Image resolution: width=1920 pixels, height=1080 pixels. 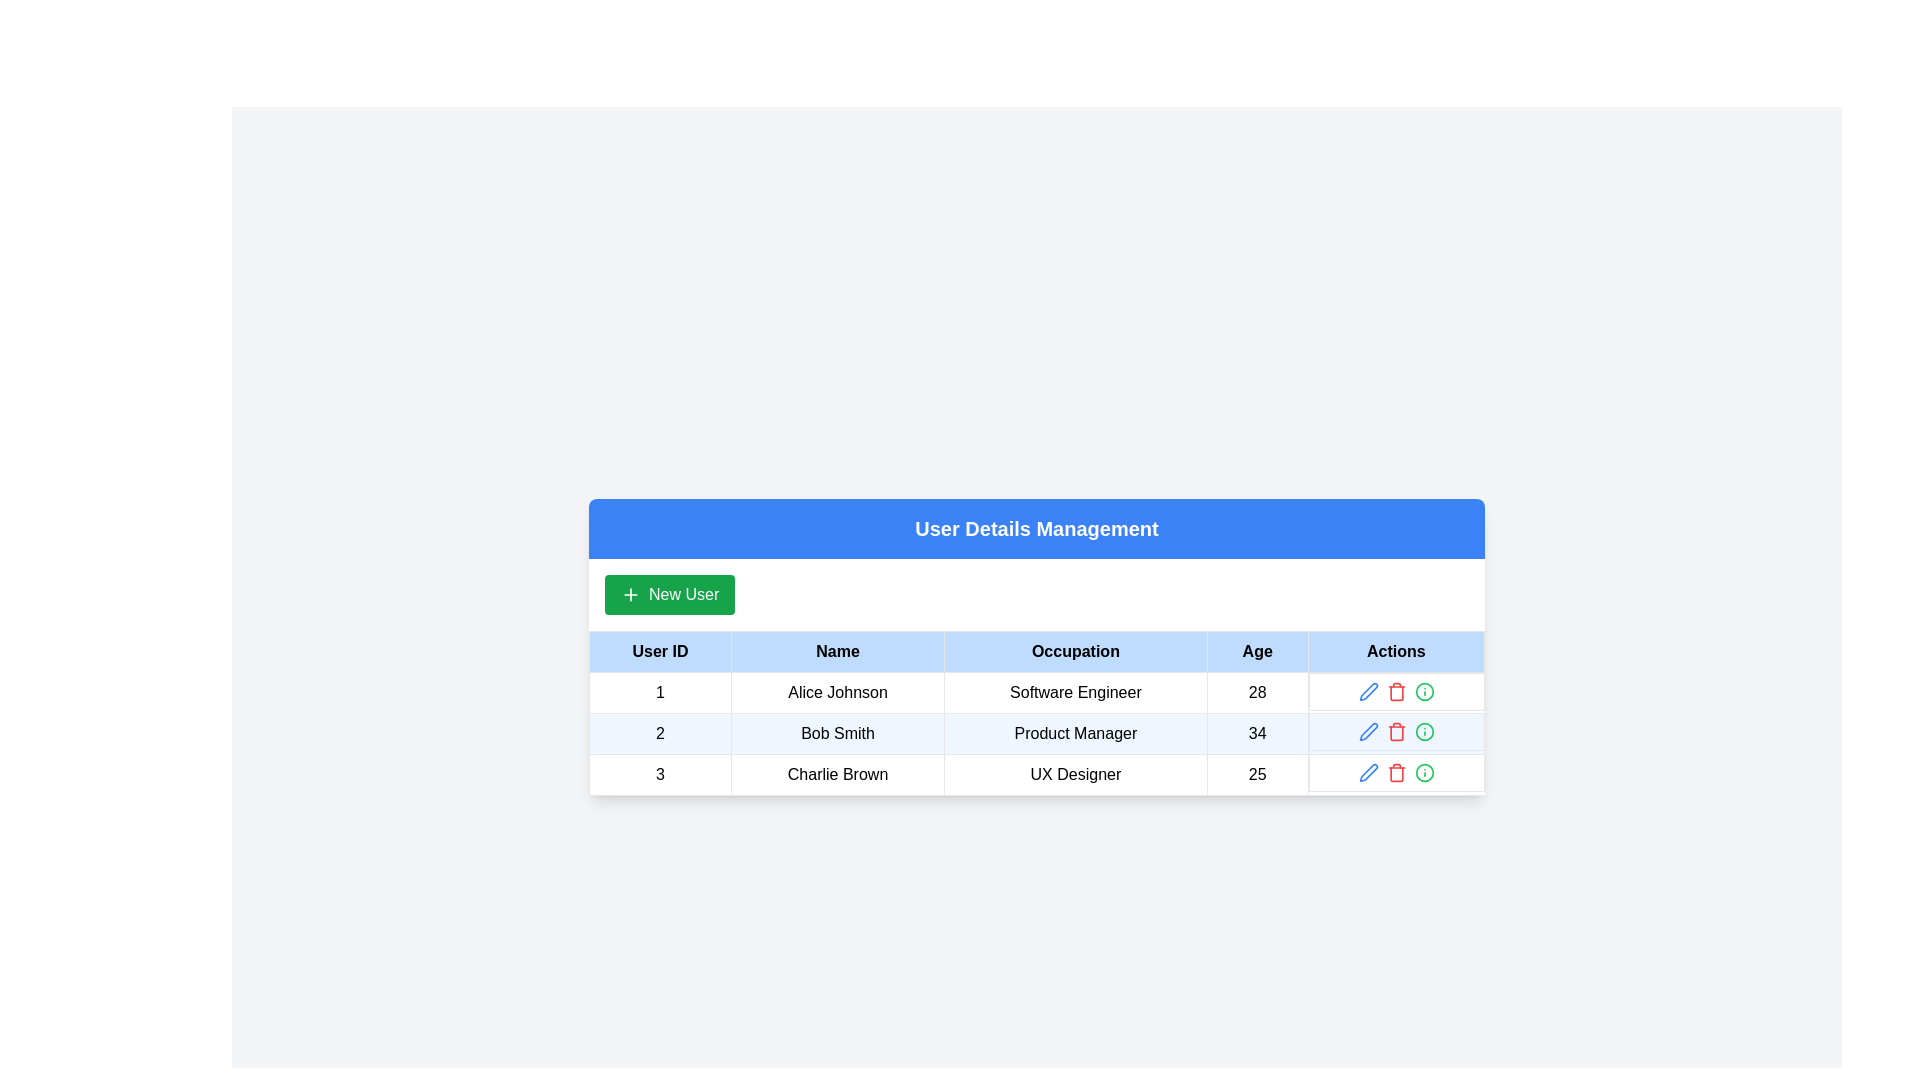 I want to click on the 'New User' label within the button component located beneath the 'User Details Management' header, so click(x=684, y=593).